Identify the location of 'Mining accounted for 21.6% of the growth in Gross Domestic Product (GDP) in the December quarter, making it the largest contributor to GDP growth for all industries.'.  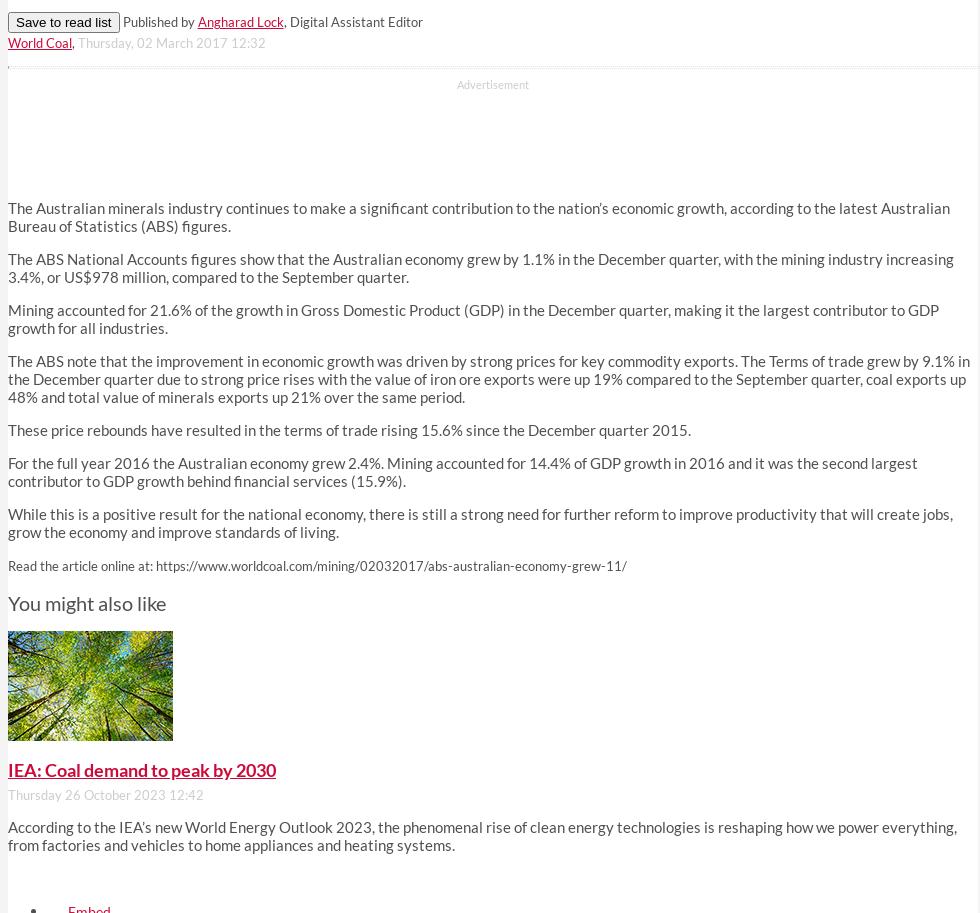
(473, 318).